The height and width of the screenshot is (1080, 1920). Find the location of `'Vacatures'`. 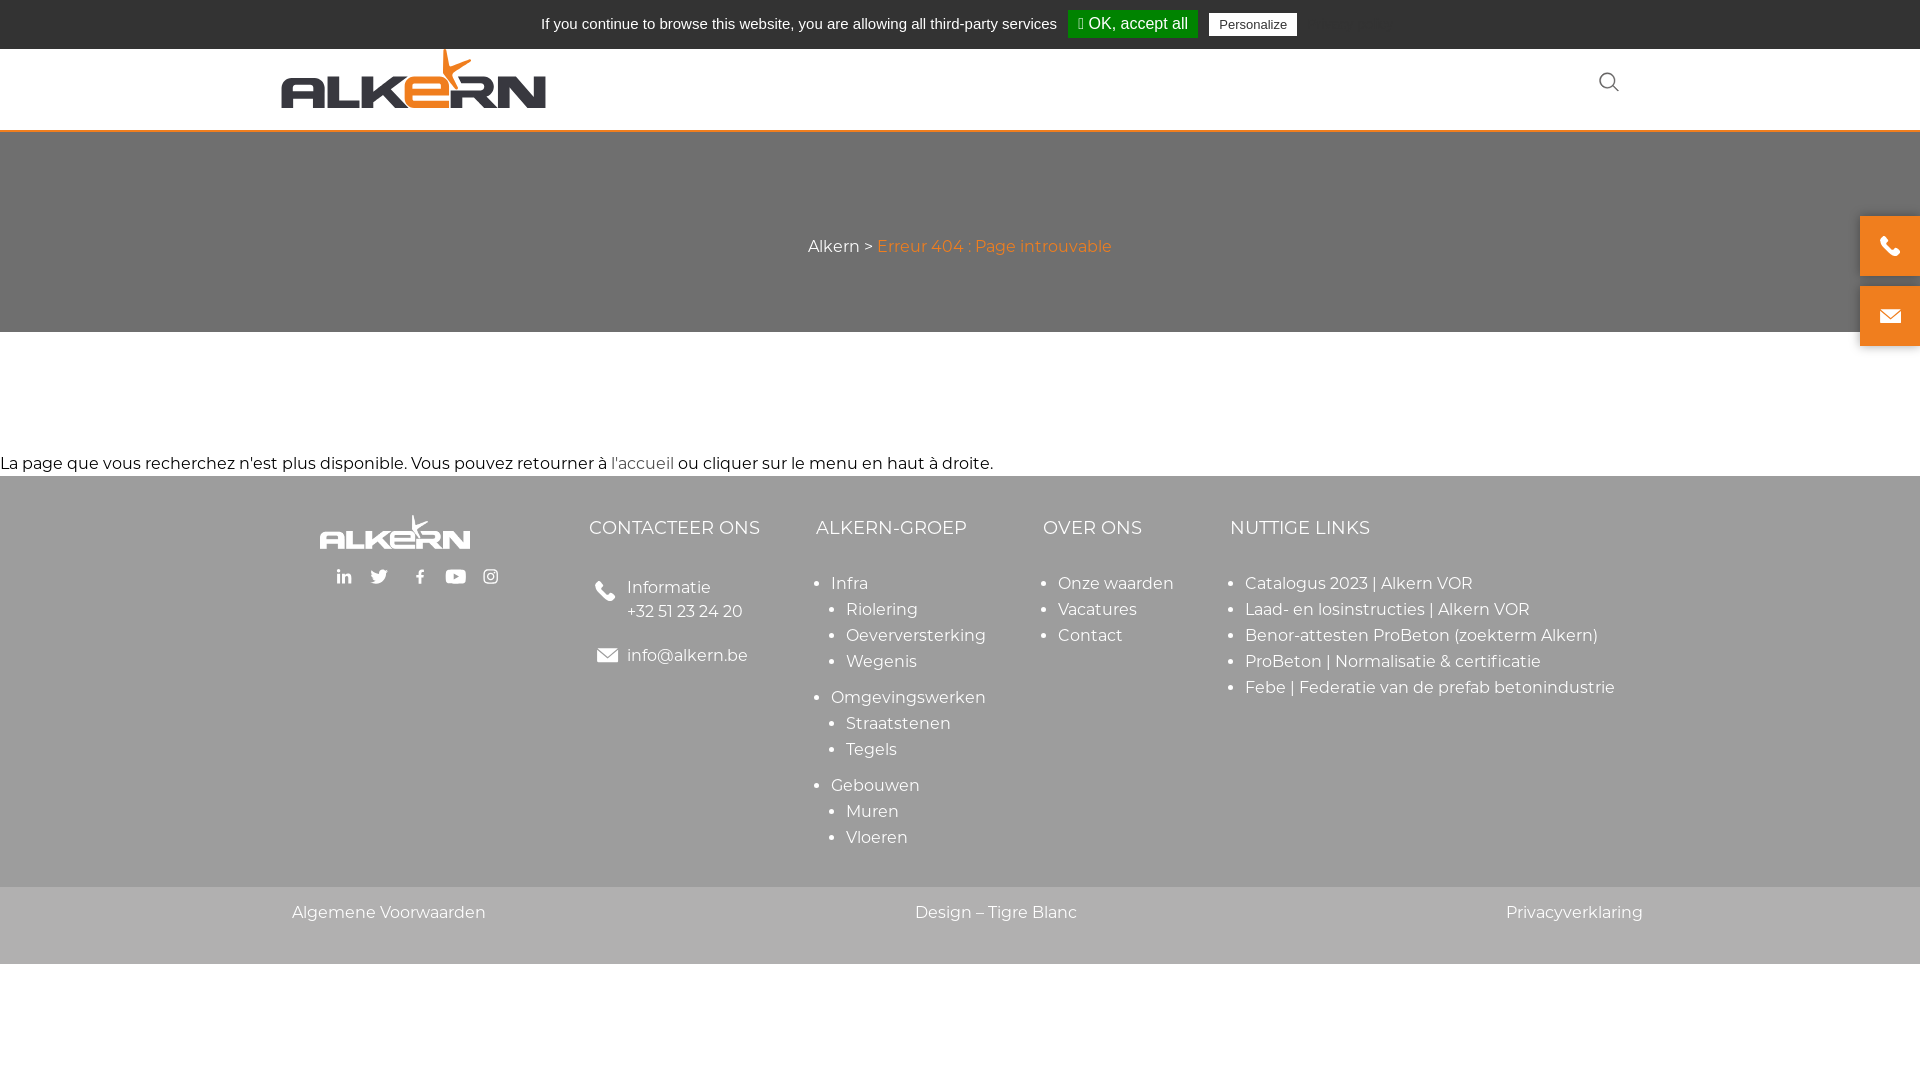

'Vacatures' is located at coordinates (1096, 608).